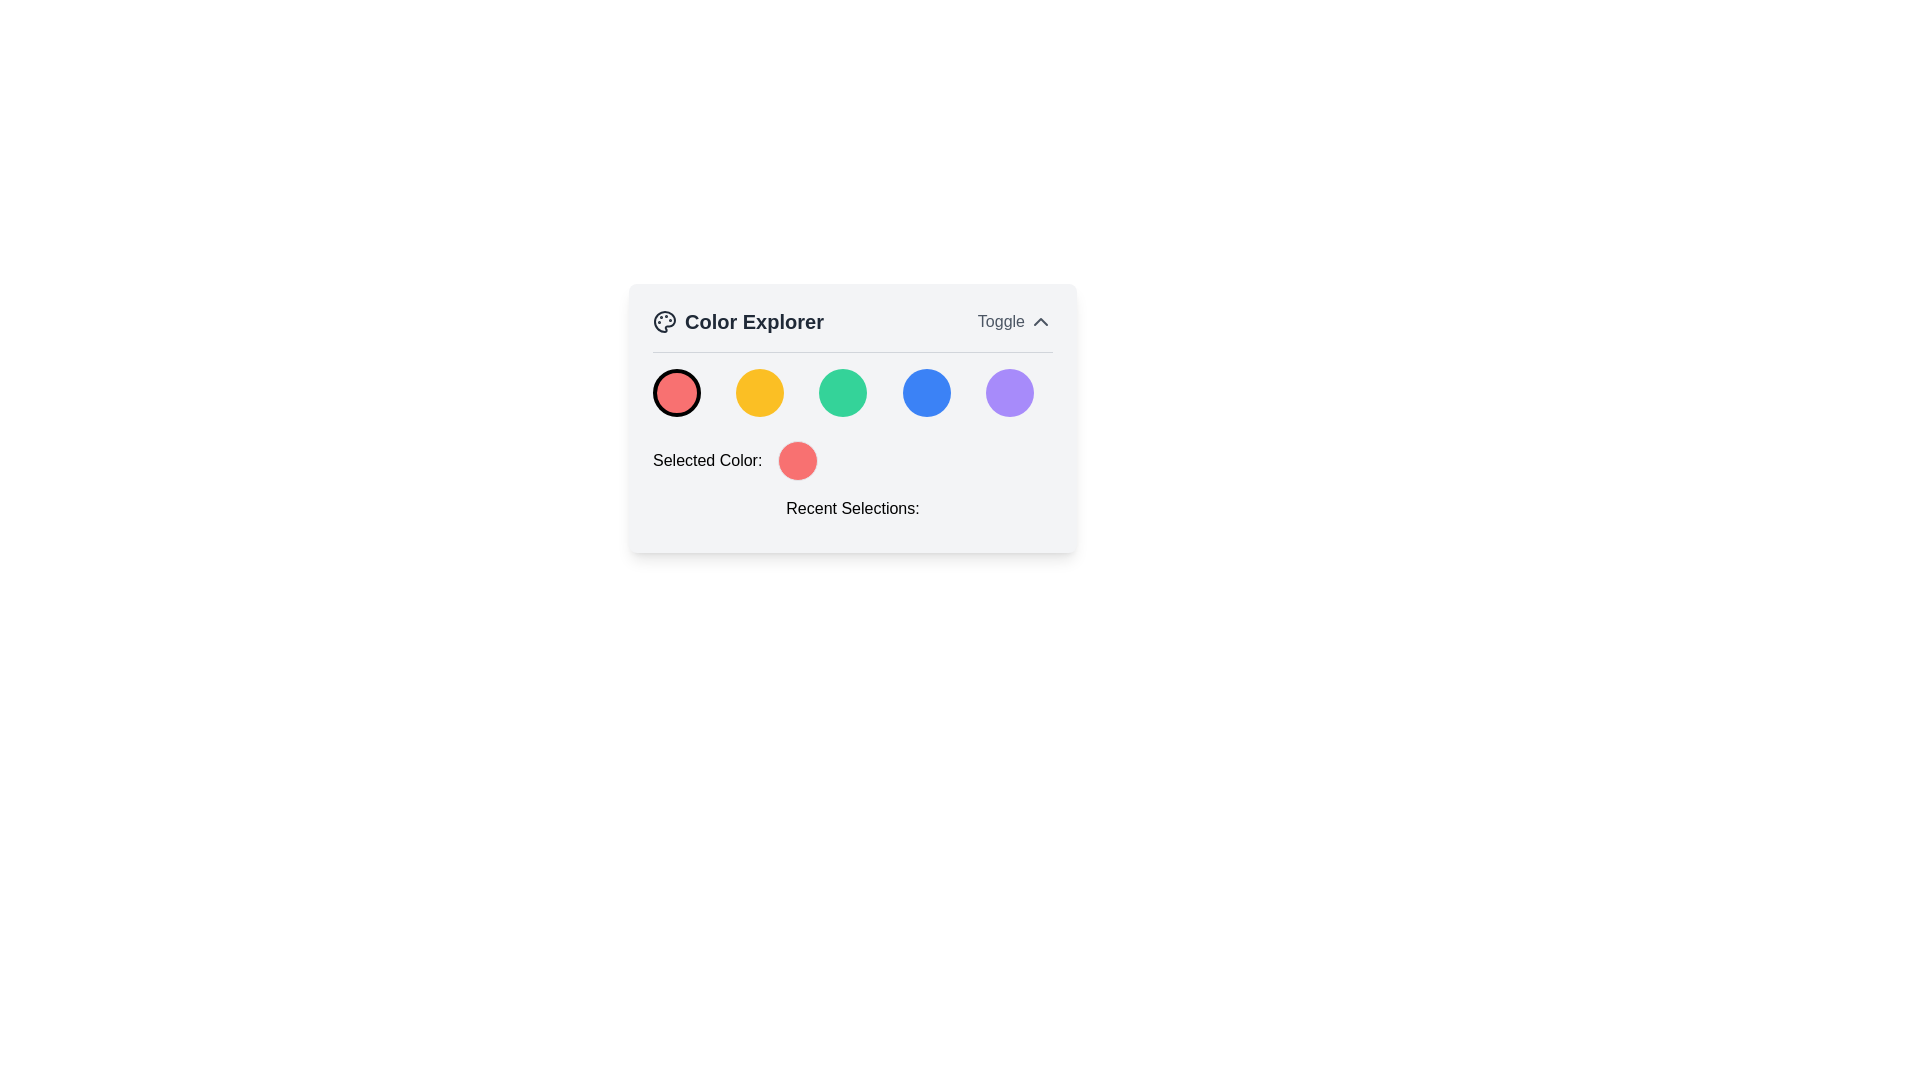  What do you see at coordinates (1040, 320) in the screenshot?
I see `the Chevron Arrow icon located in the header area, to the right of the 'Toggle' label, indicating the collapsible or expandable functionality` at bounding box center [1040, 320].